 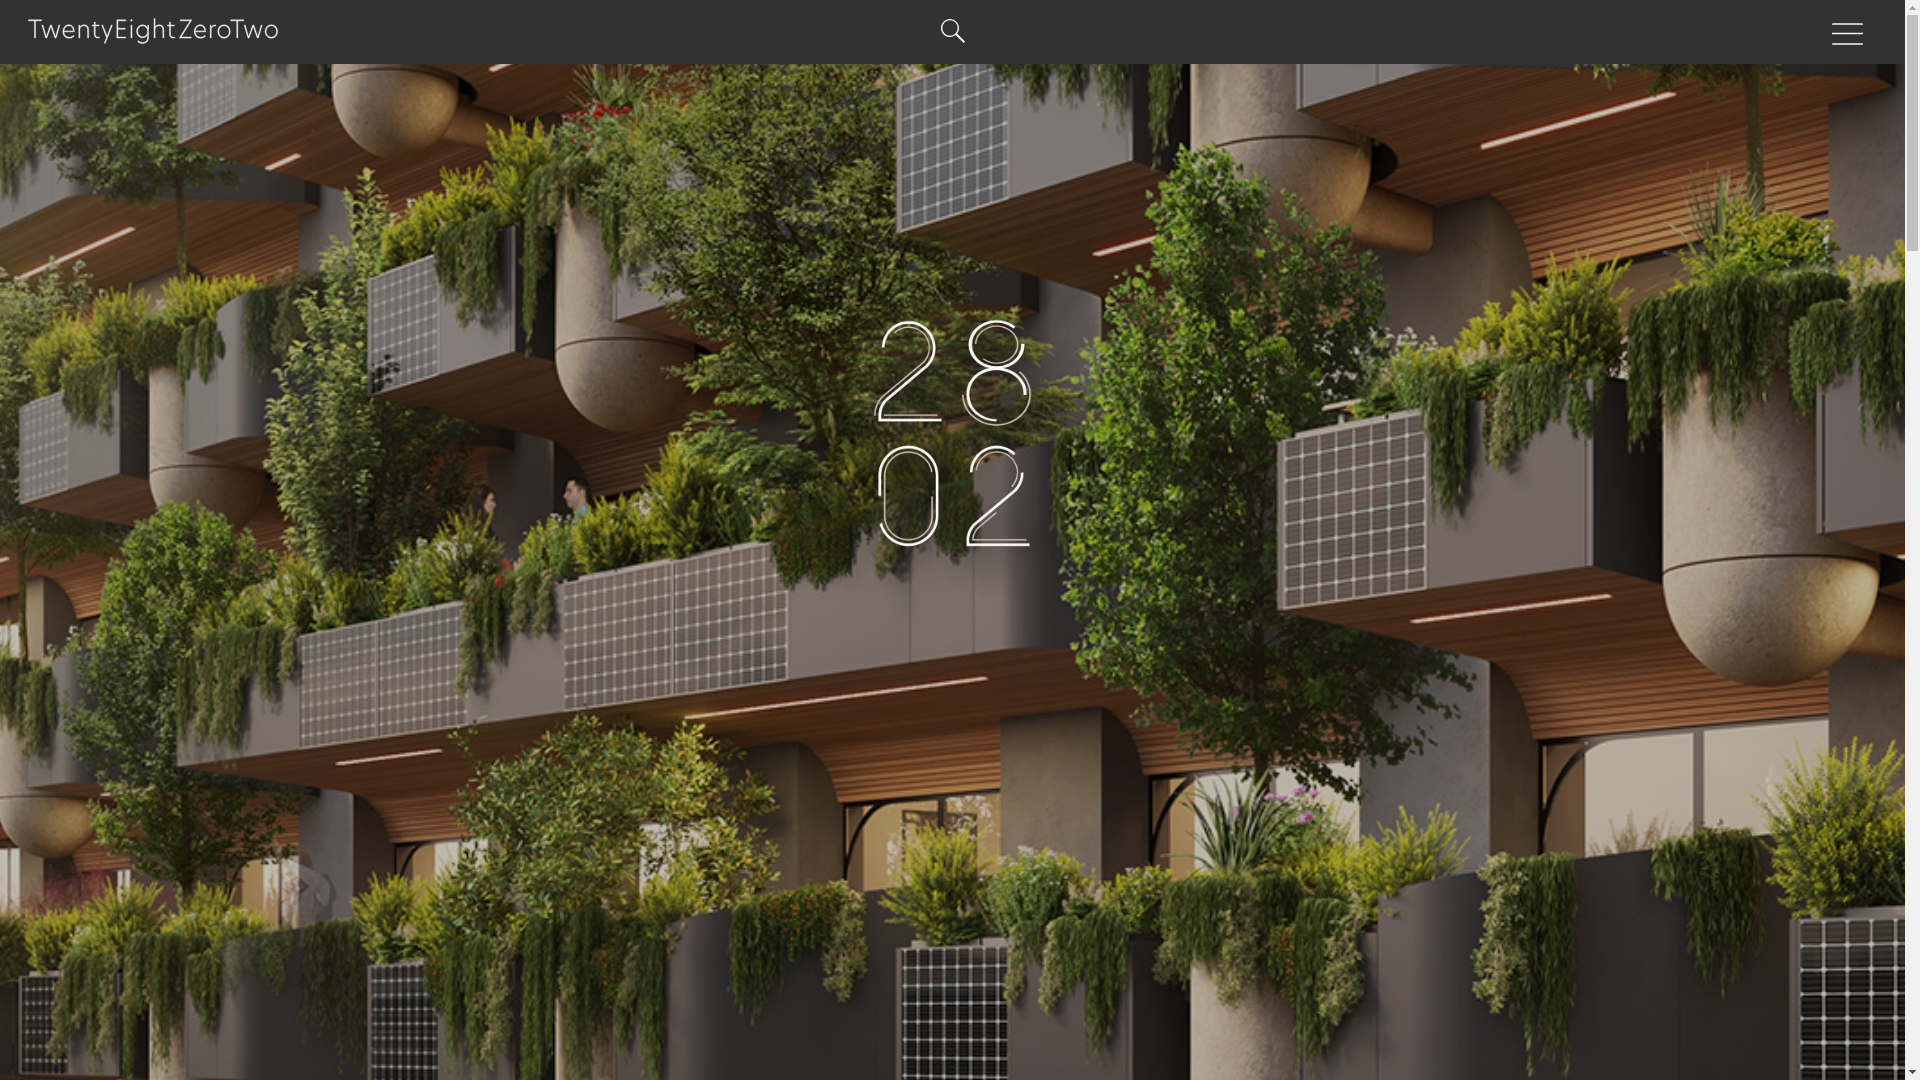 What do you see at coordinates (1847, 34) in the screenshot?
I see `'Primary Menu'` at bounding box center [1847, 34].